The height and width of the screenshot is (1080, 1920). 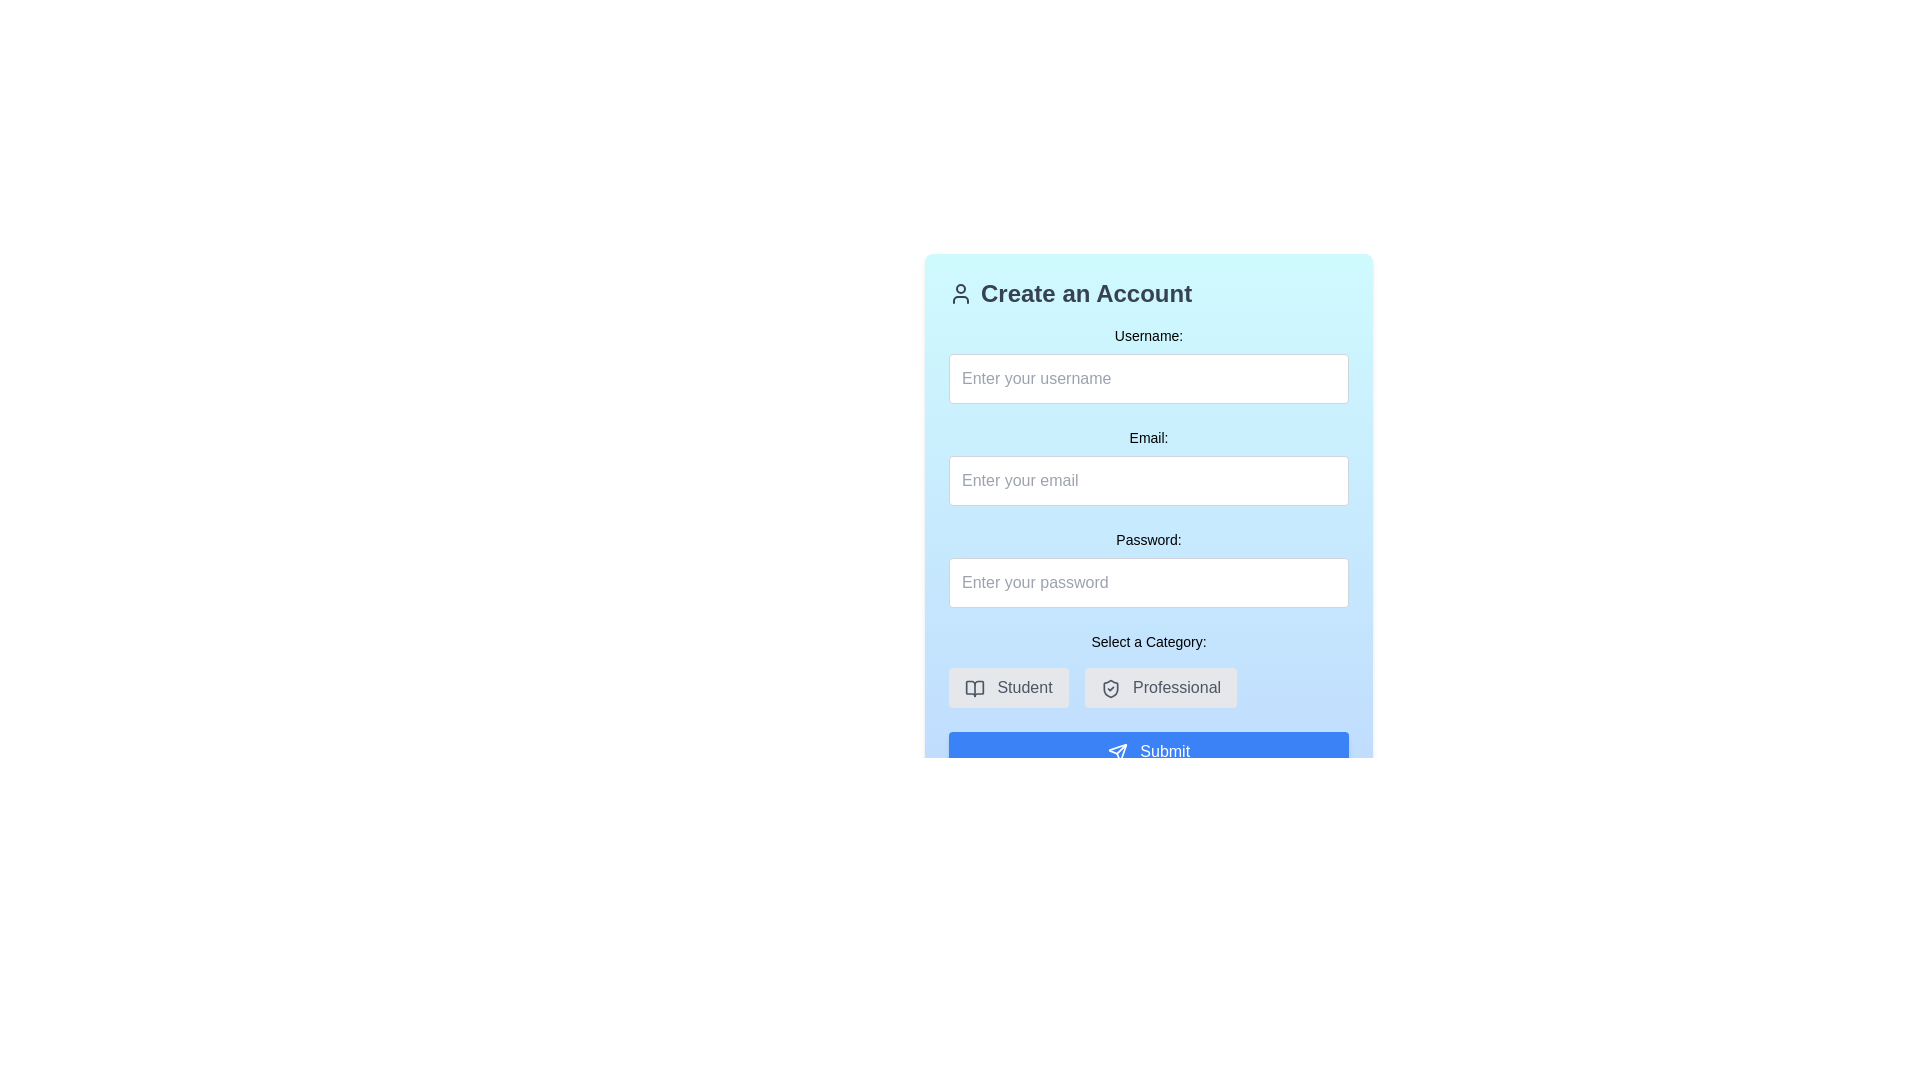 I want to click on the 'Professional' category selection button located to the right of the 'Student' button in the 'Select a Category' segment, so click(x=1160, y=686).